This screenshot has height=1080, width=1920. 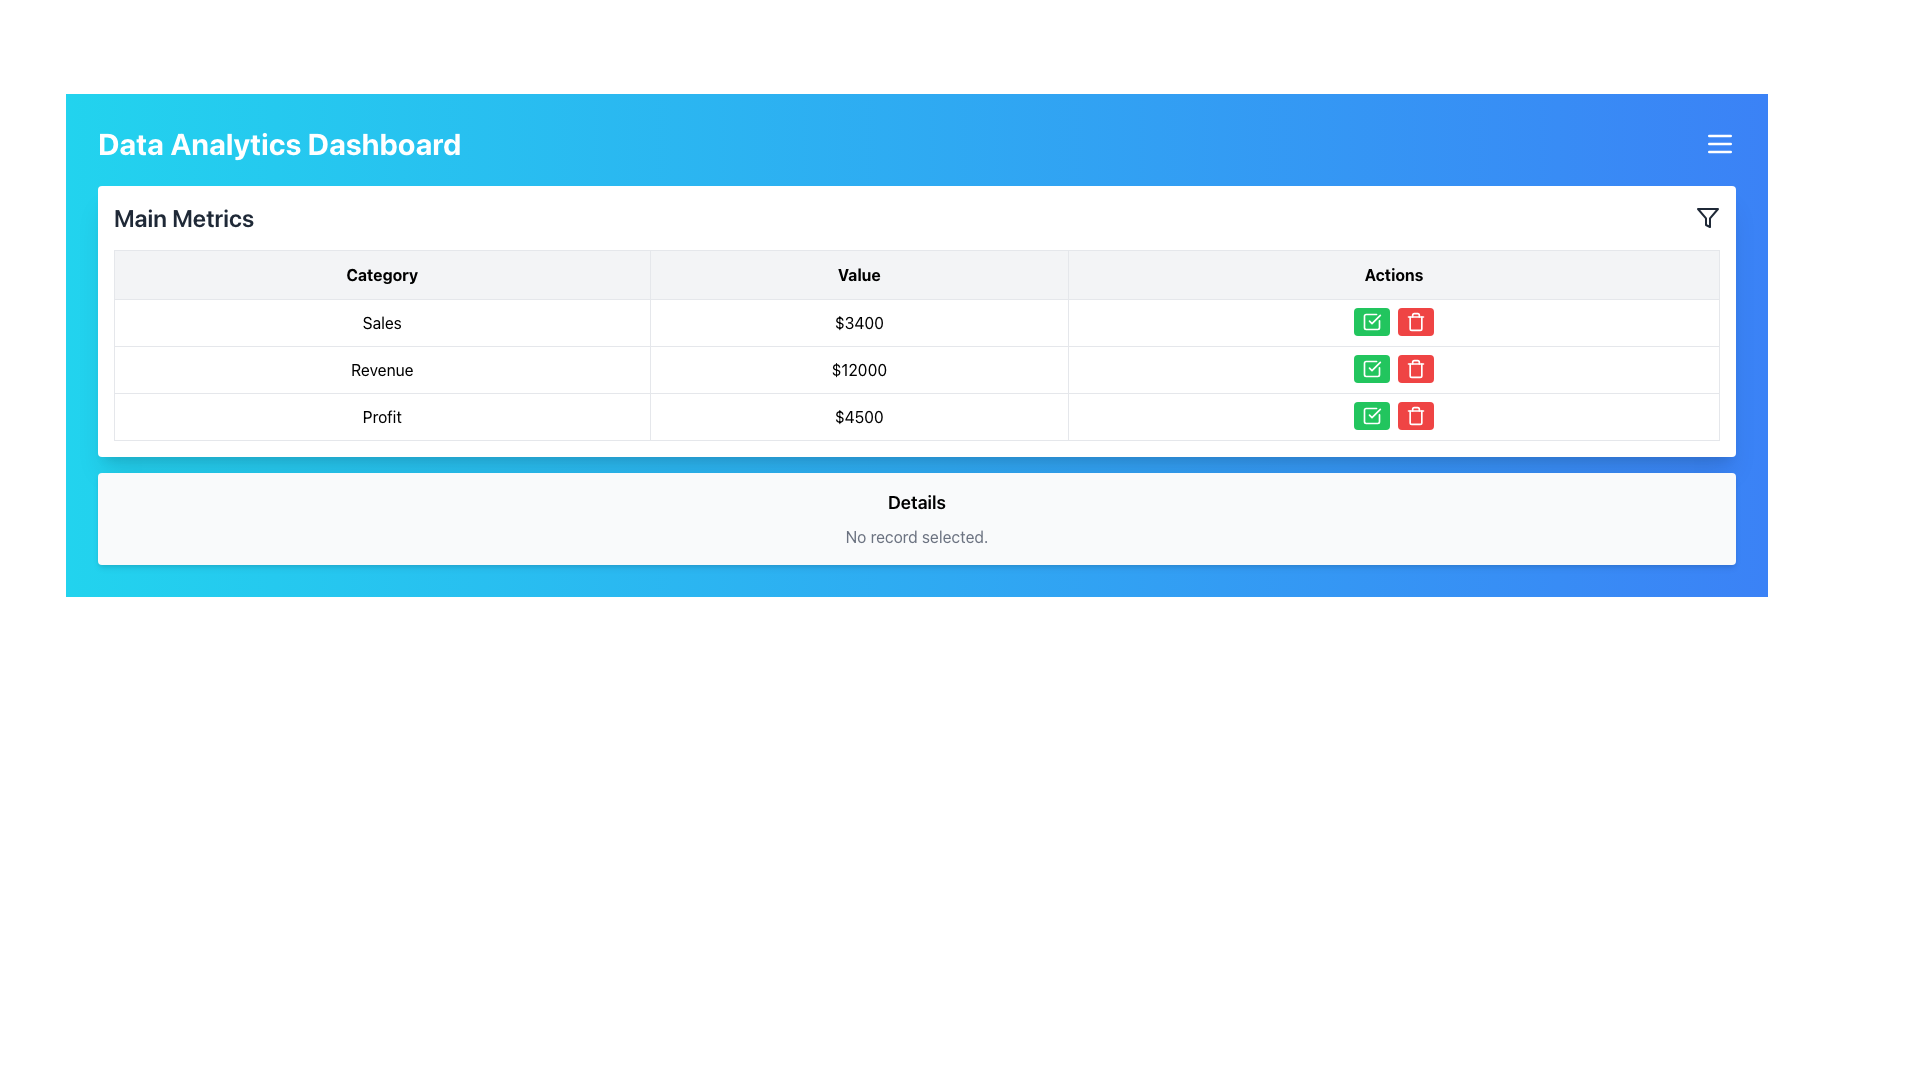 What do you see at coordinates (1371, 415) in the screenshot?
I see `the button located in the 'Actions' column of the last row of the data table, adjacent to the '$4500' value in the 'Profit' row, to observe the hover effect` at bounding box center [1371, 415].